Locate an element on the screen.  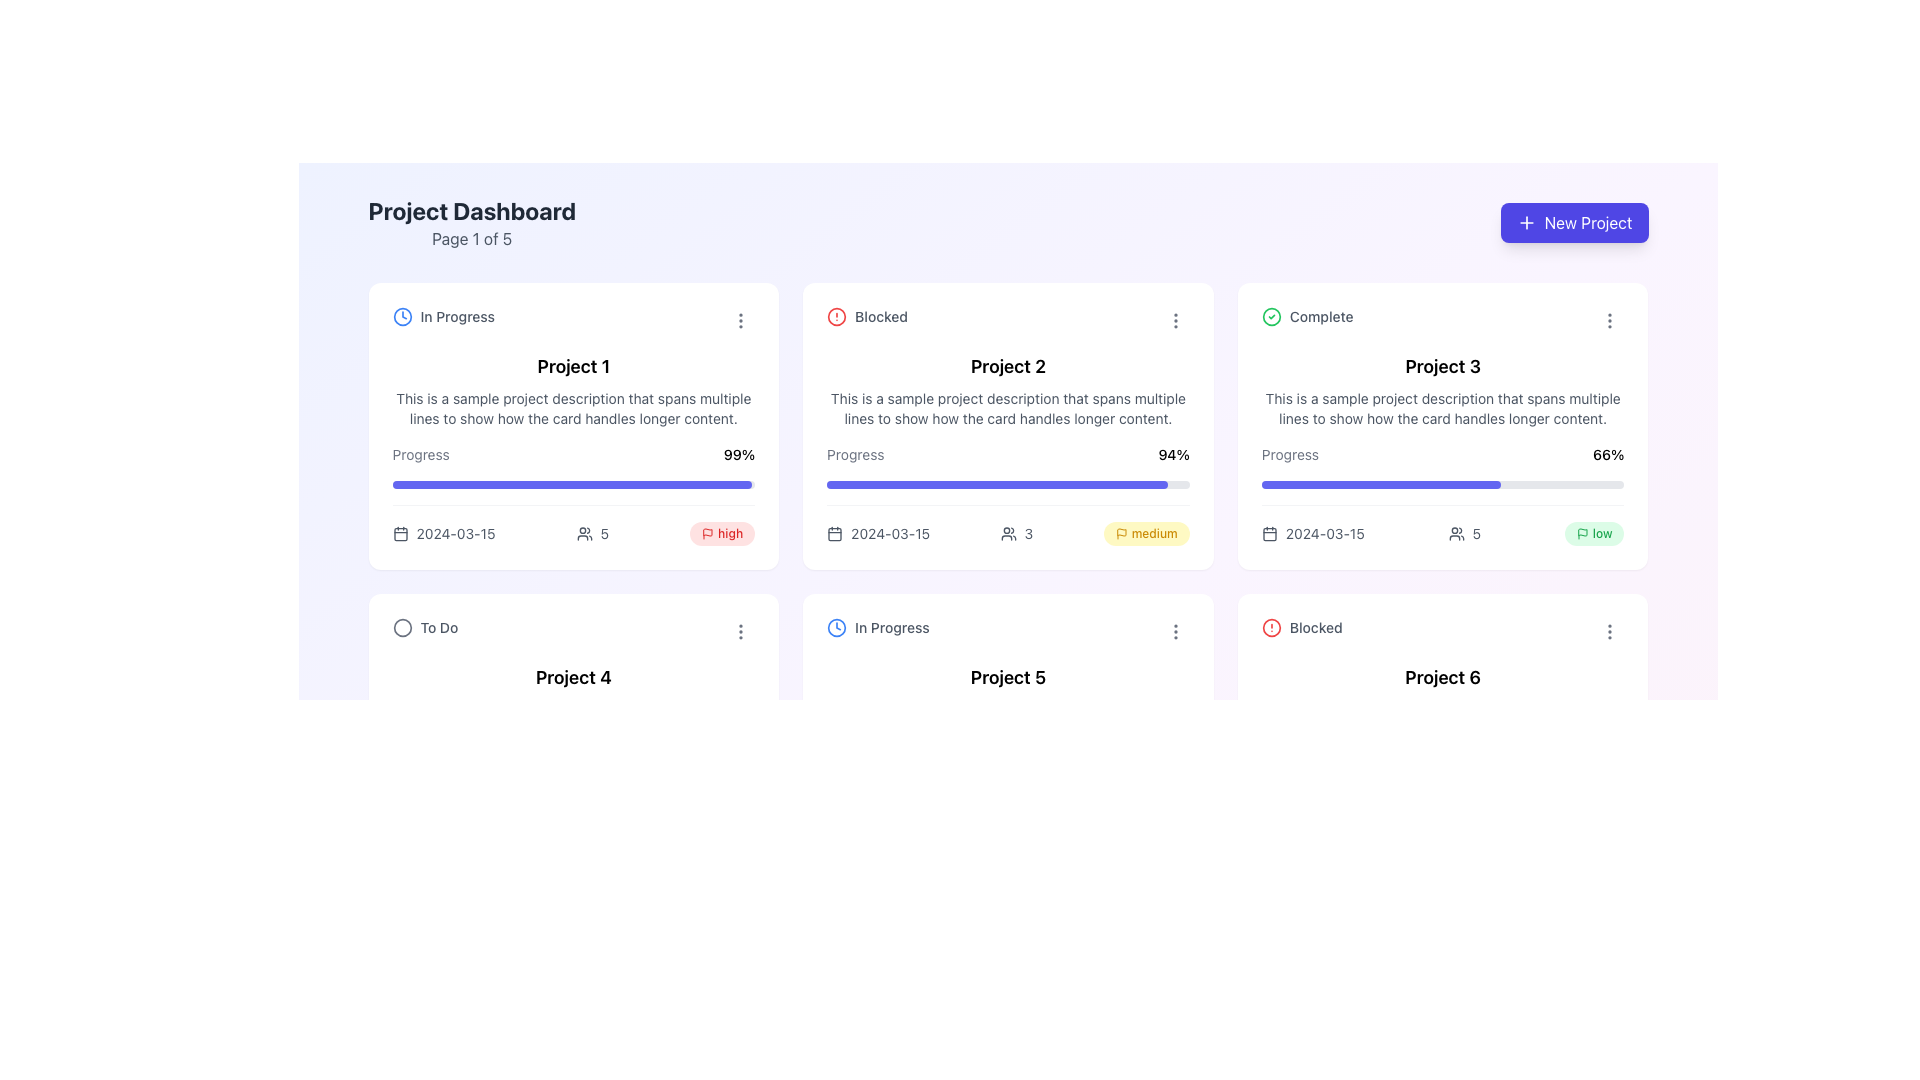
the user icon located to the left of the numeric text displaying '5' within the card for 'Project 3' in the center-right area of the interface is located at coordinates (1456, 532).